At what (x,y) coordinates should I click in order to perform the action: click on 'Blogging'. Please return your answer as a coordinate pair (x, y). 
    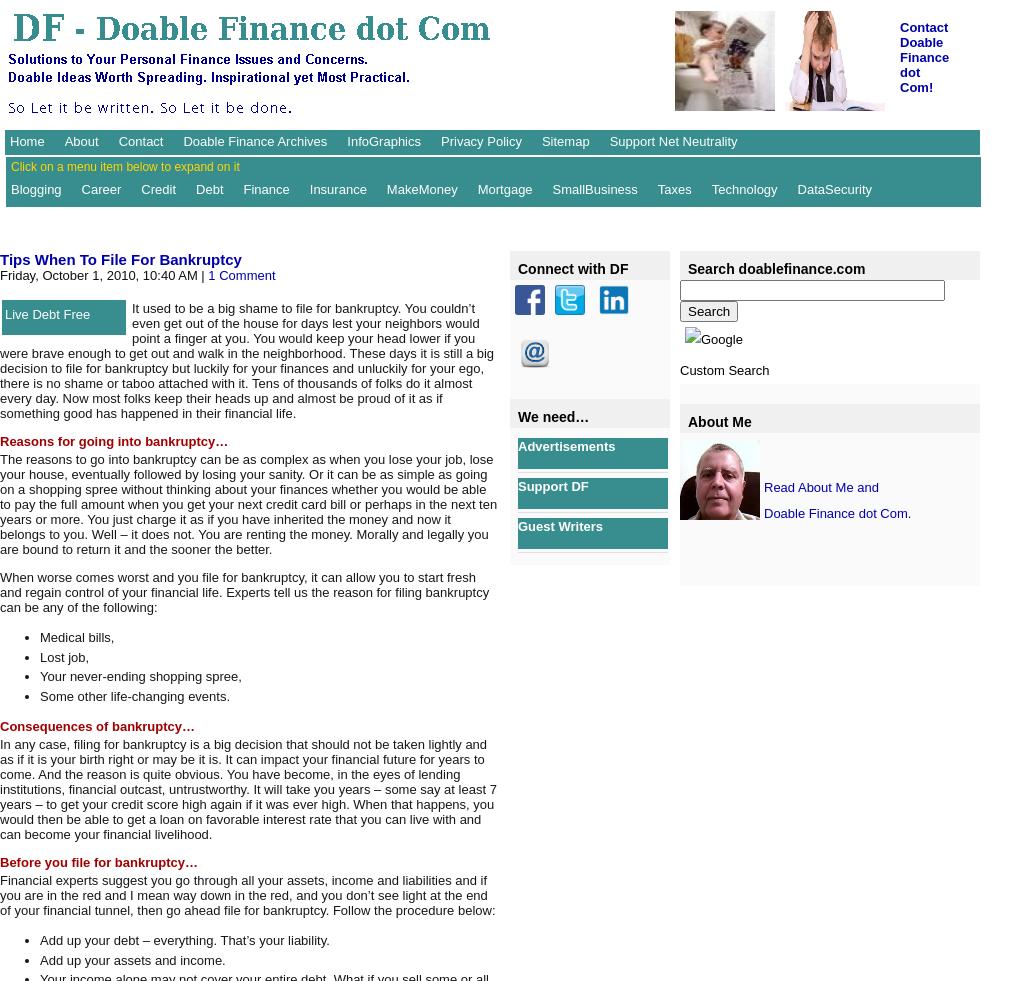
    Looking at the image, I should click on (10, 187).